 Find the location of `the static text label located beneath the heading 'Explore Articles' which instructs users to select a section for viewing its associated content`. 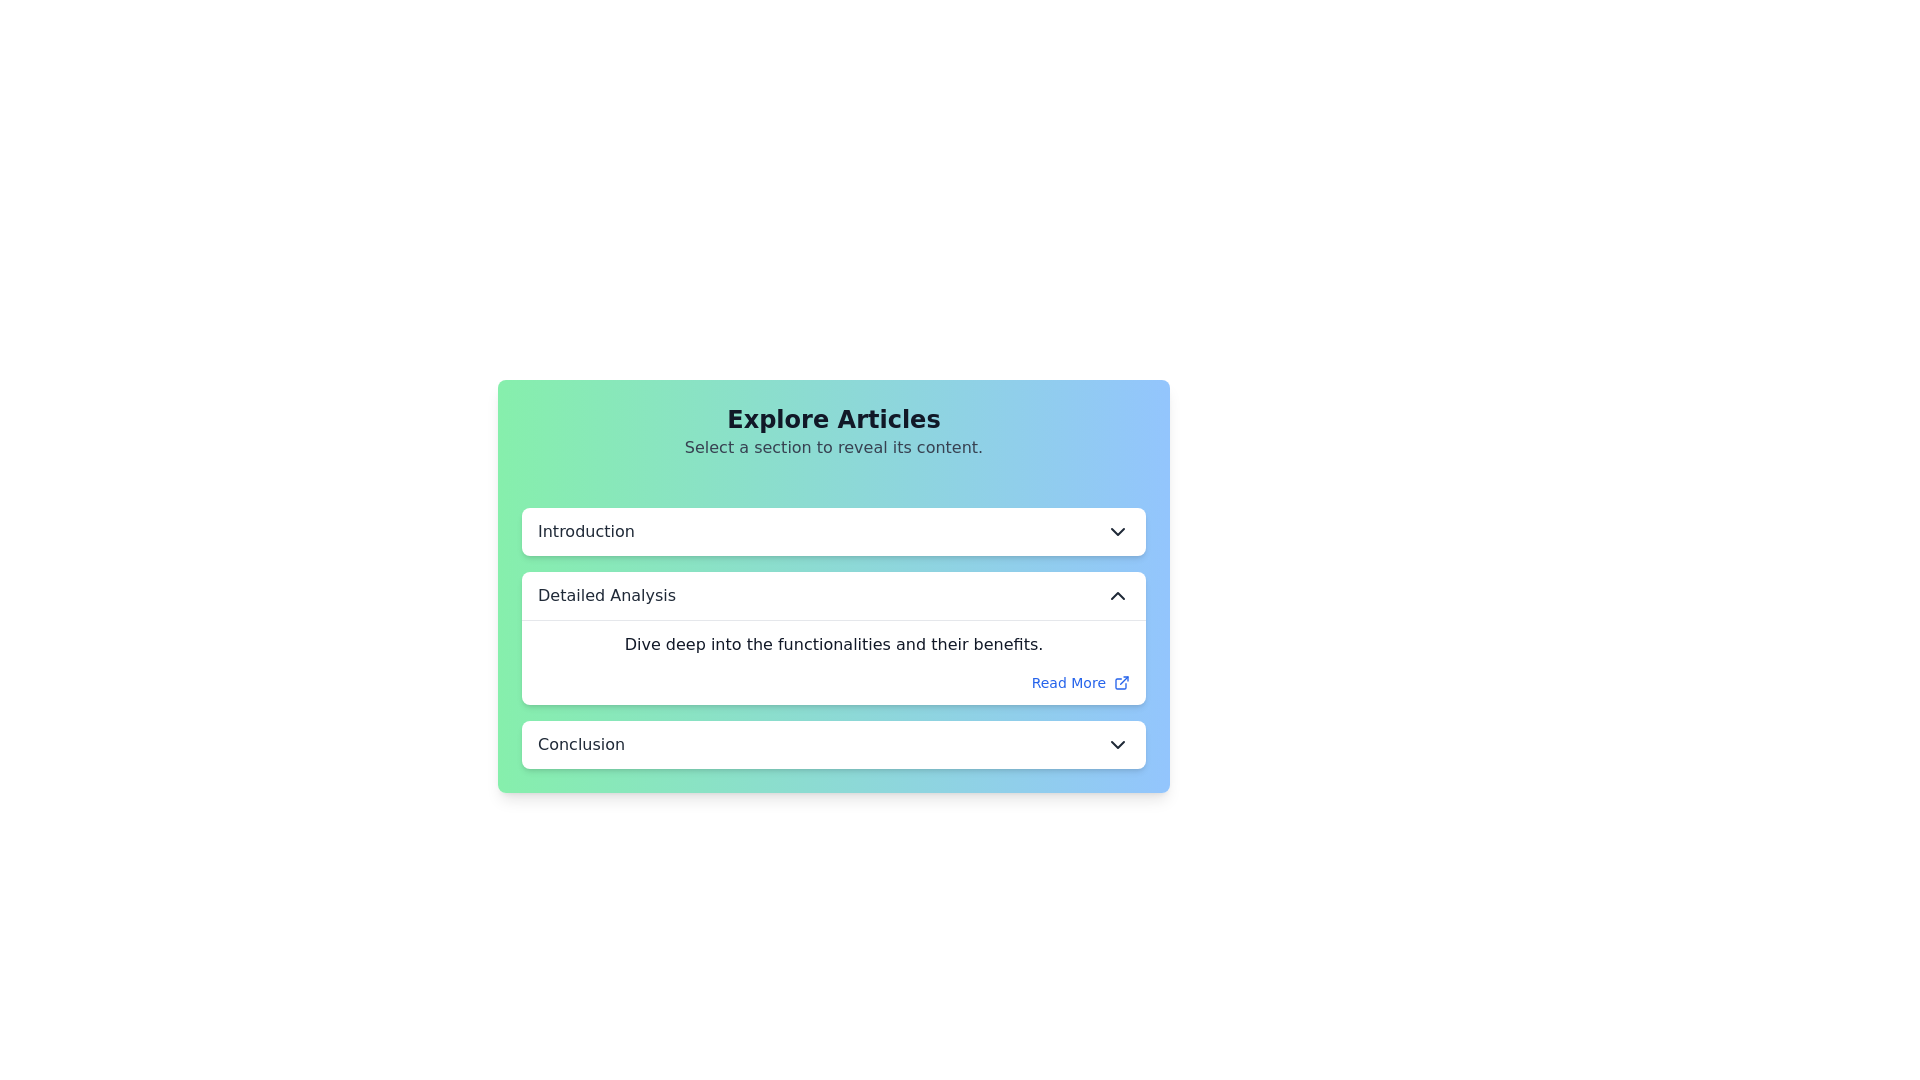

the static text label located beneath the heading 'Explore Articles' which instructs users to select a section for viewing its associated content is located at coordinates (834, 446).